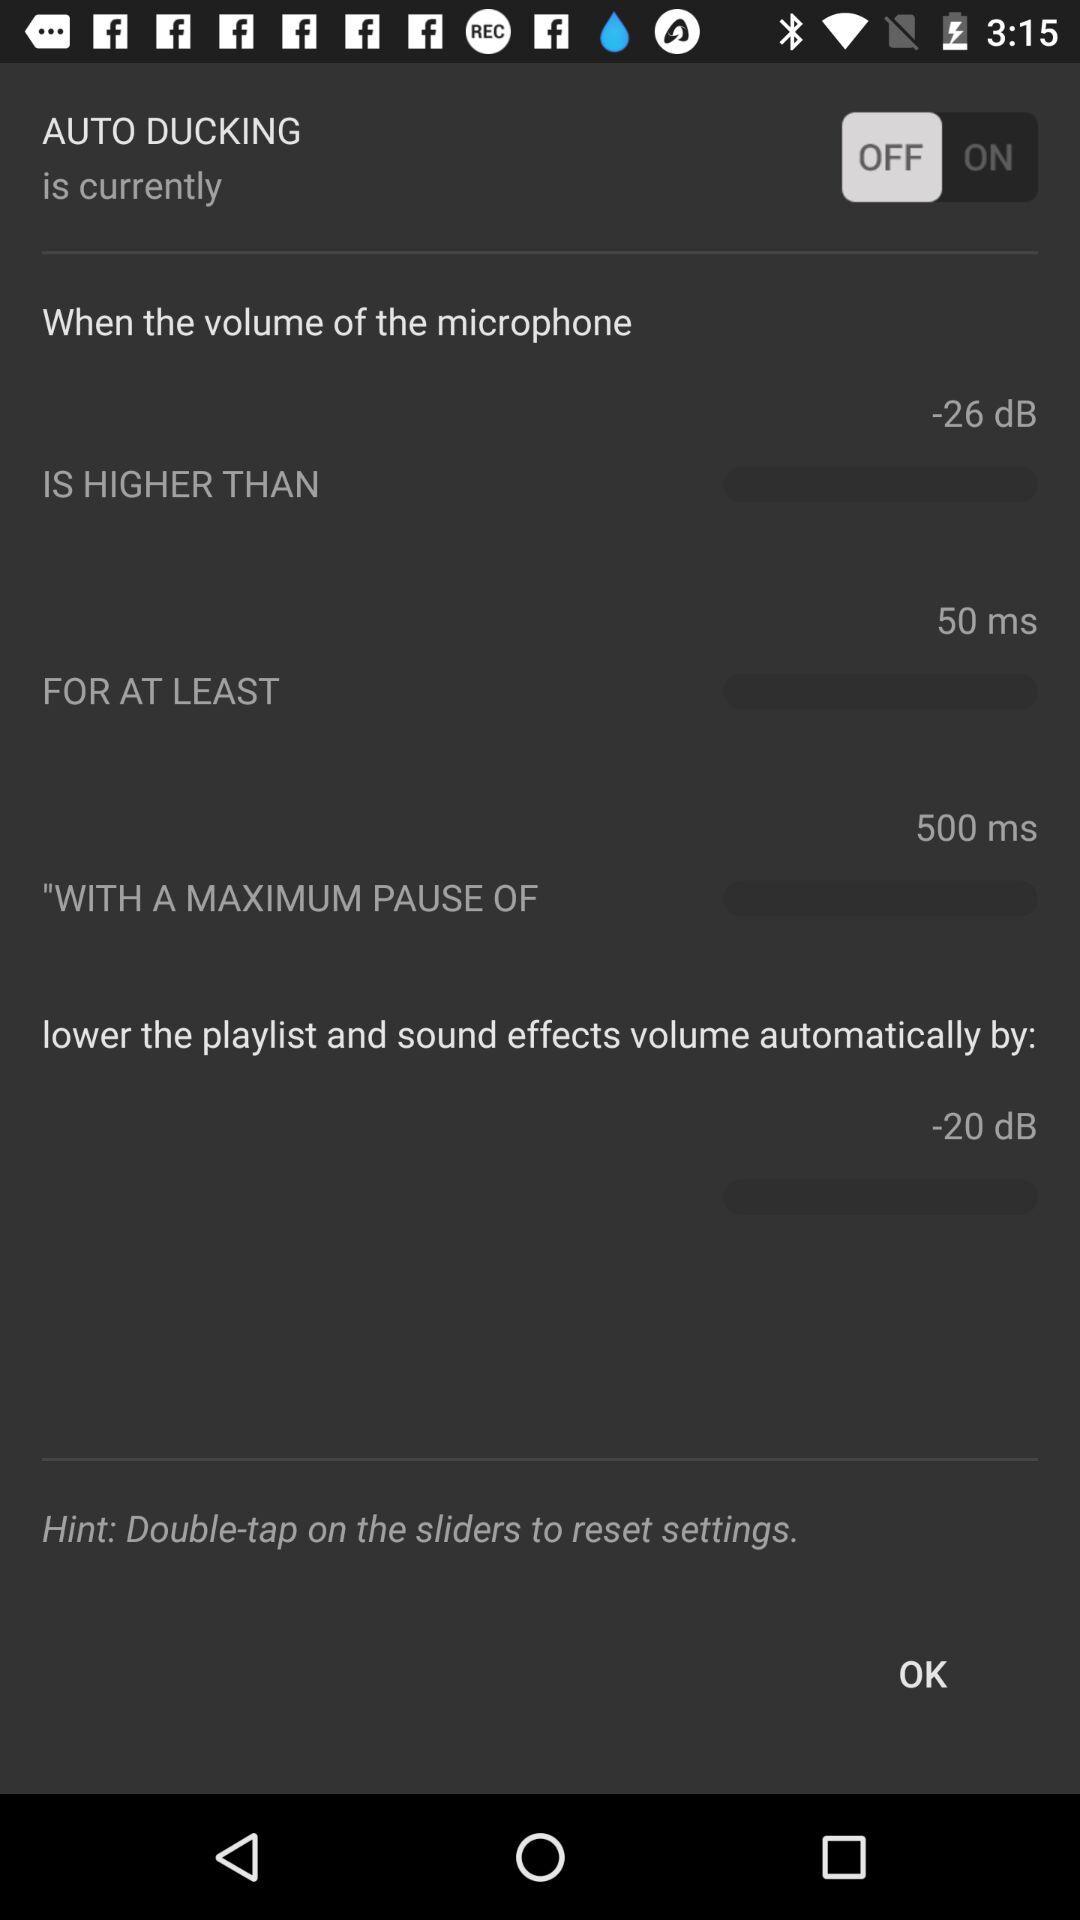 The height and width of the screenshot is (1920, 1080). Describe the element at coordinates (939, 156) in the screenshot. I see `offon button at right side of auto ducking` at that location.